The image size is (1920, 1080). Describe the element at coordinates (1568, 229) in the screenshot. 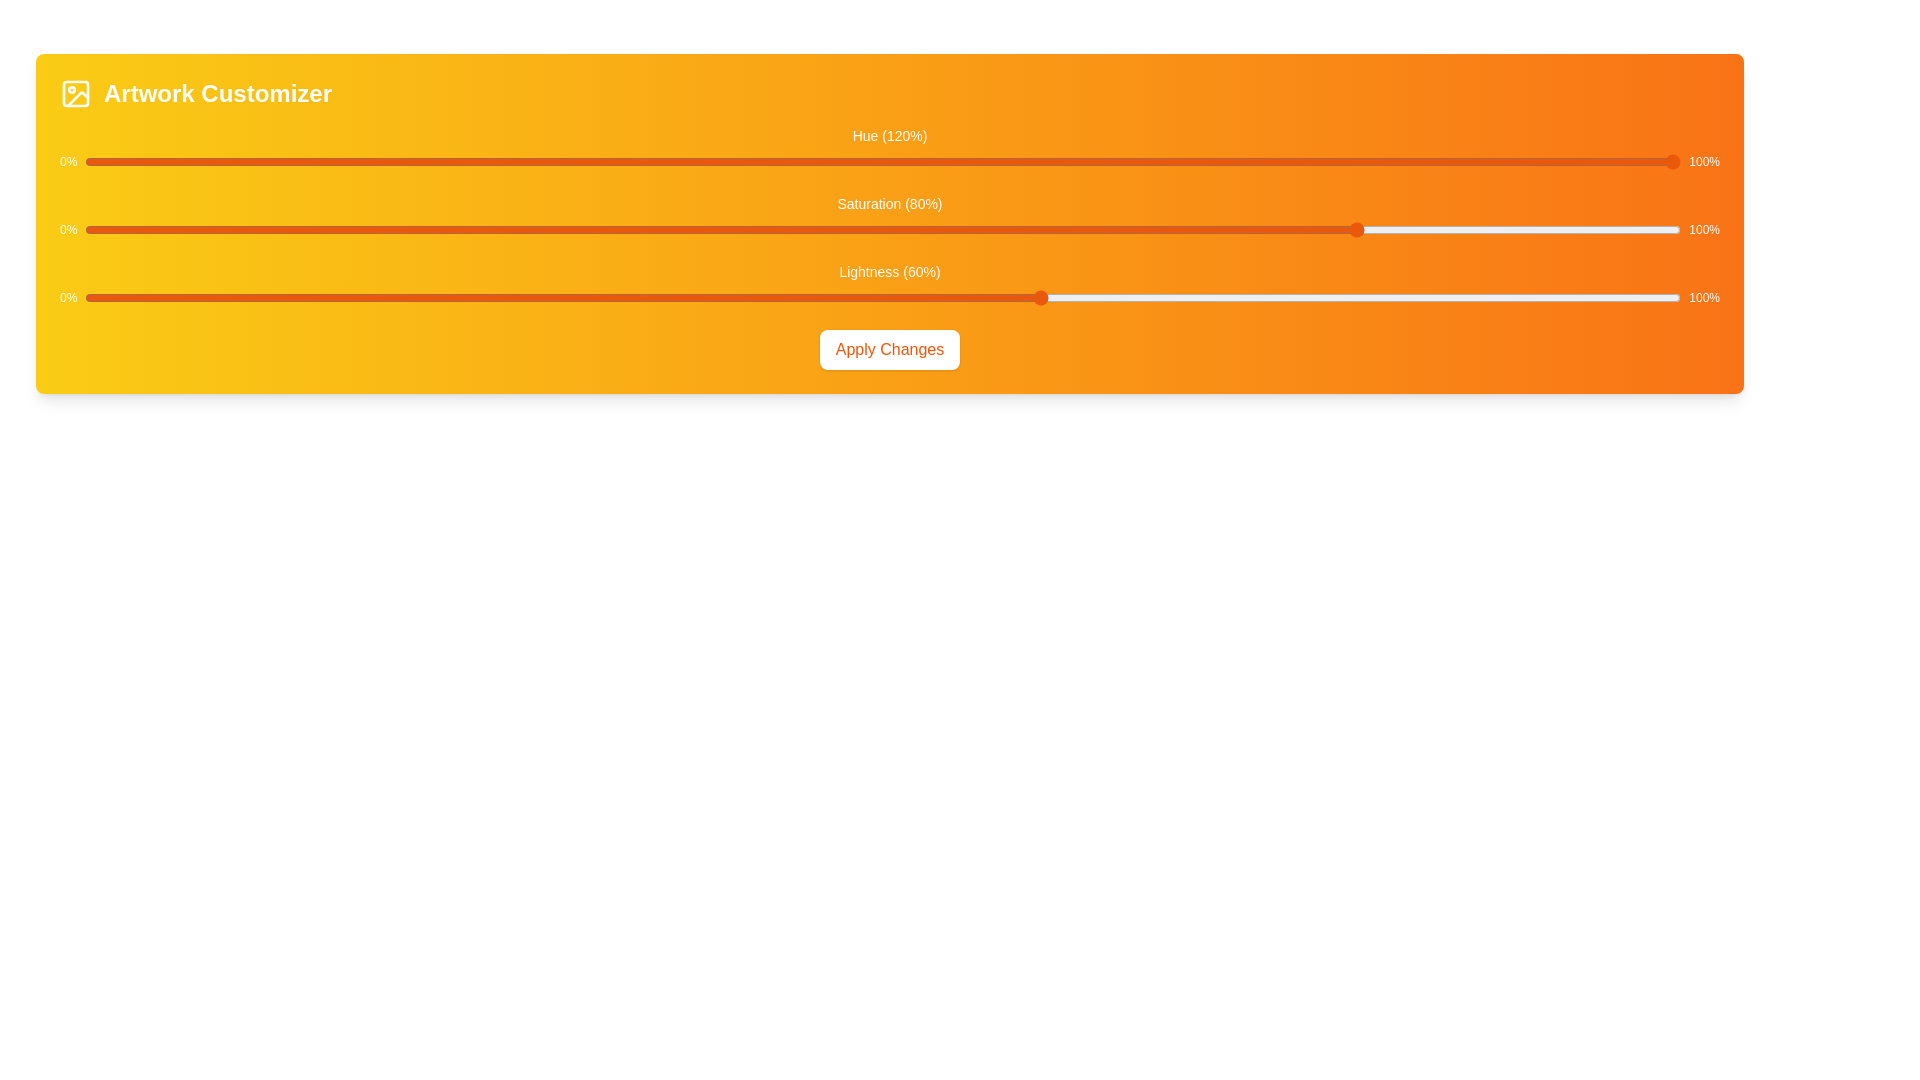

I see `the saturation slider to set its value to 93%` at that location.